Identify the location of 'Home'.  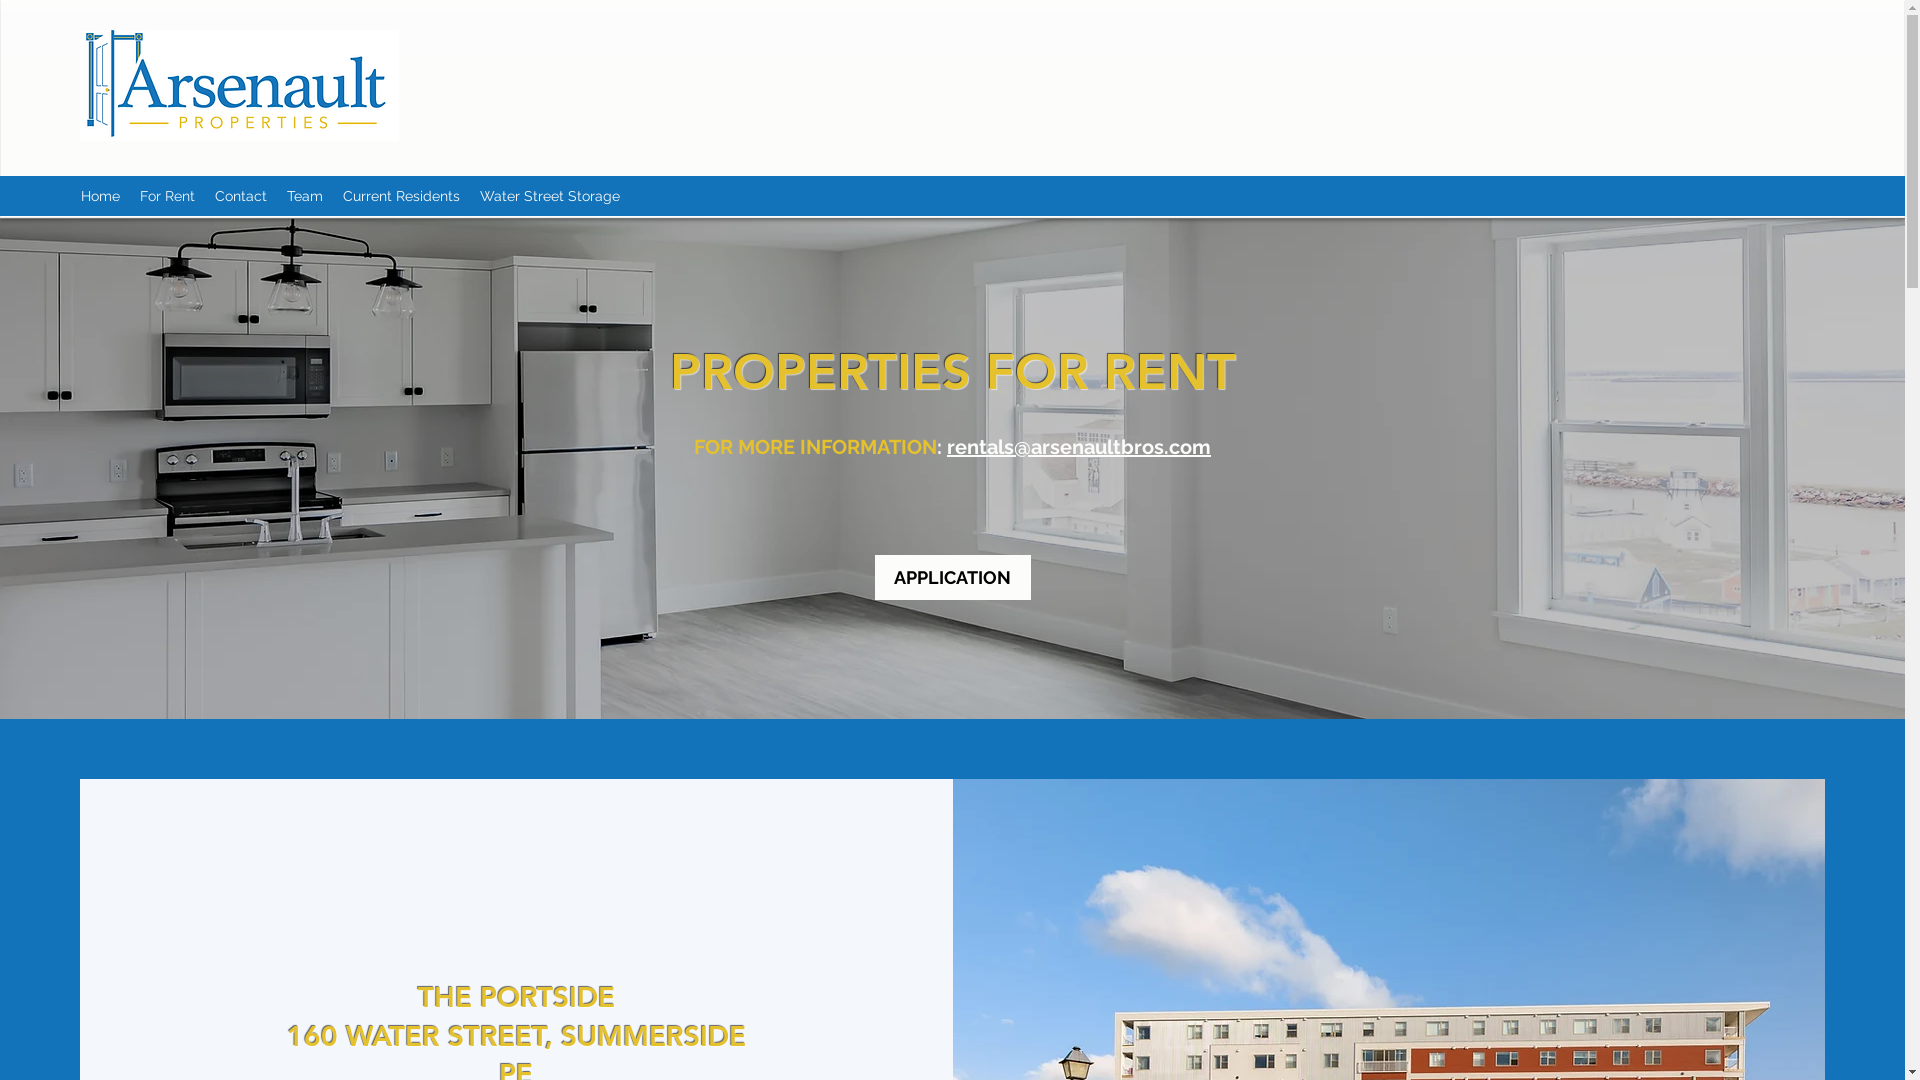
(99, 196).